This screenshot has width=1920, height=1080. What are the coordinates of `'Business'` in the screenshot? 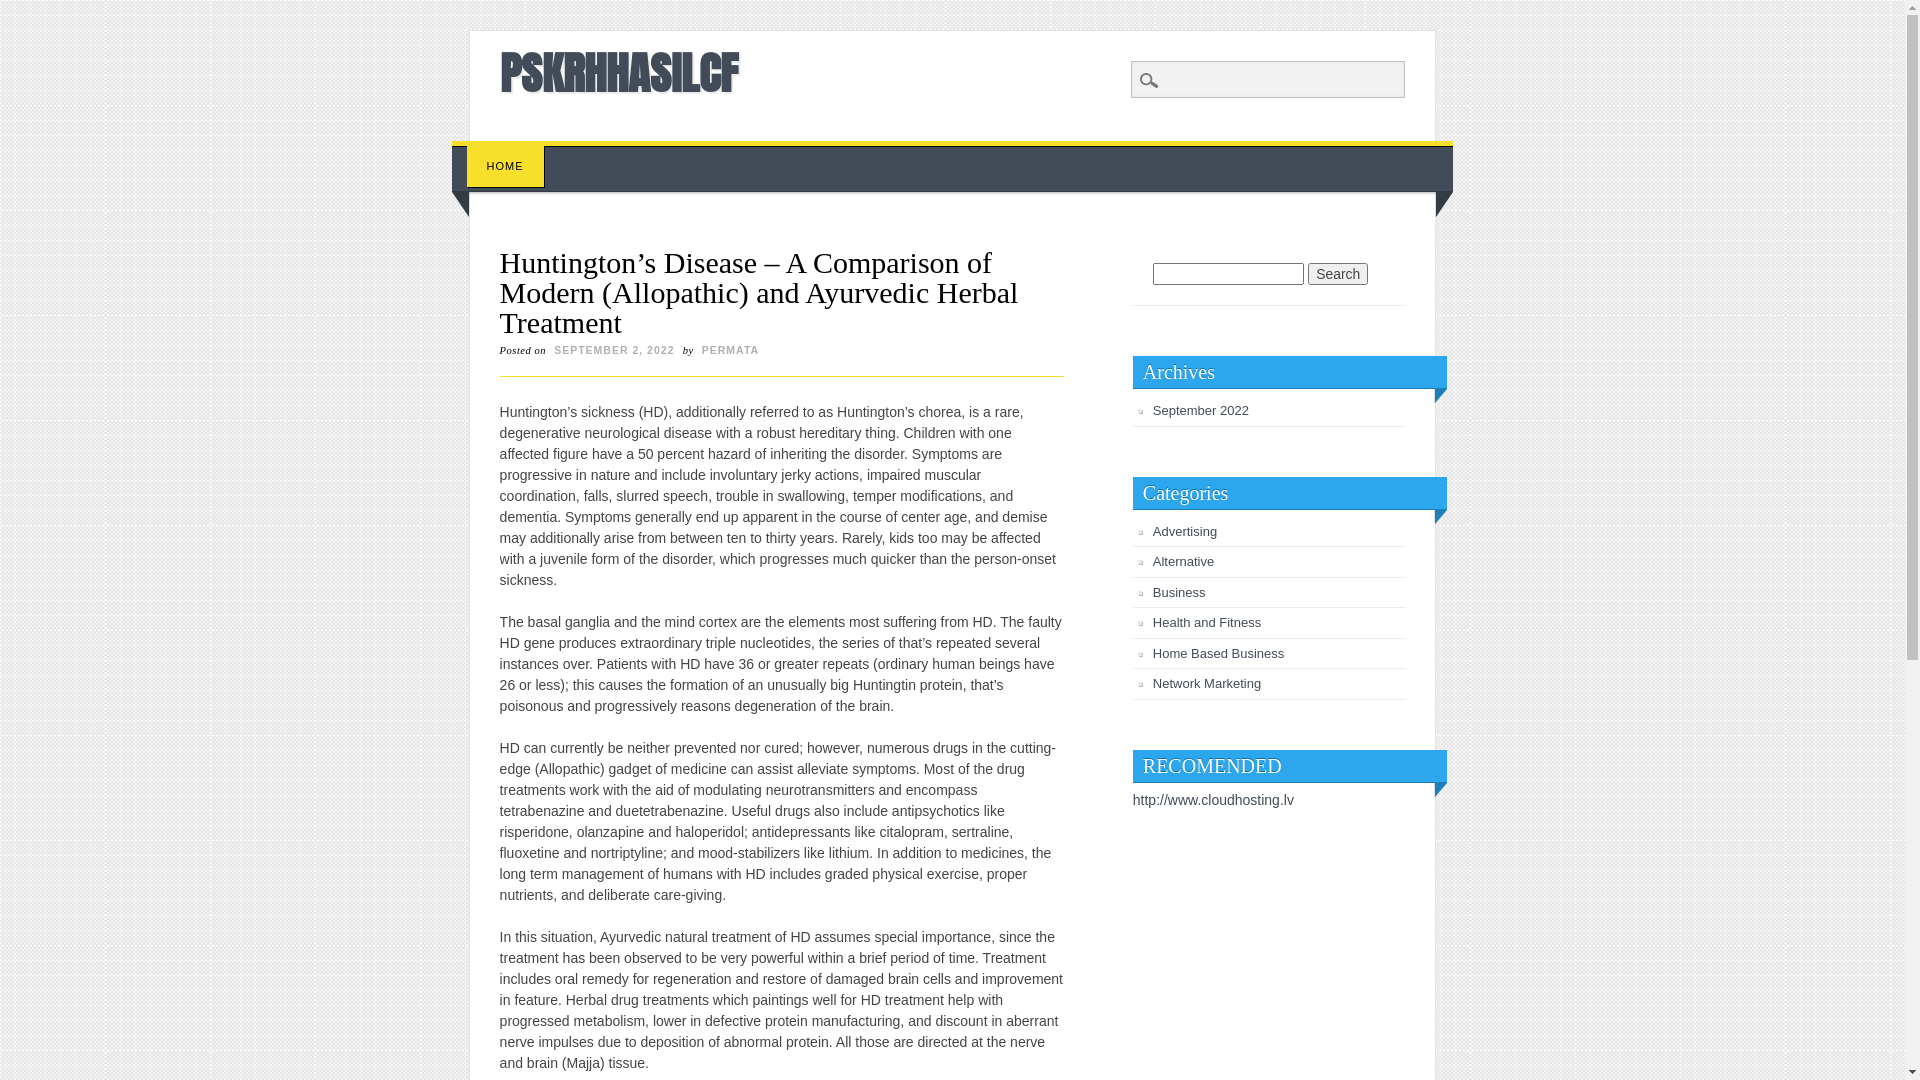 It's located at (1152, 591).